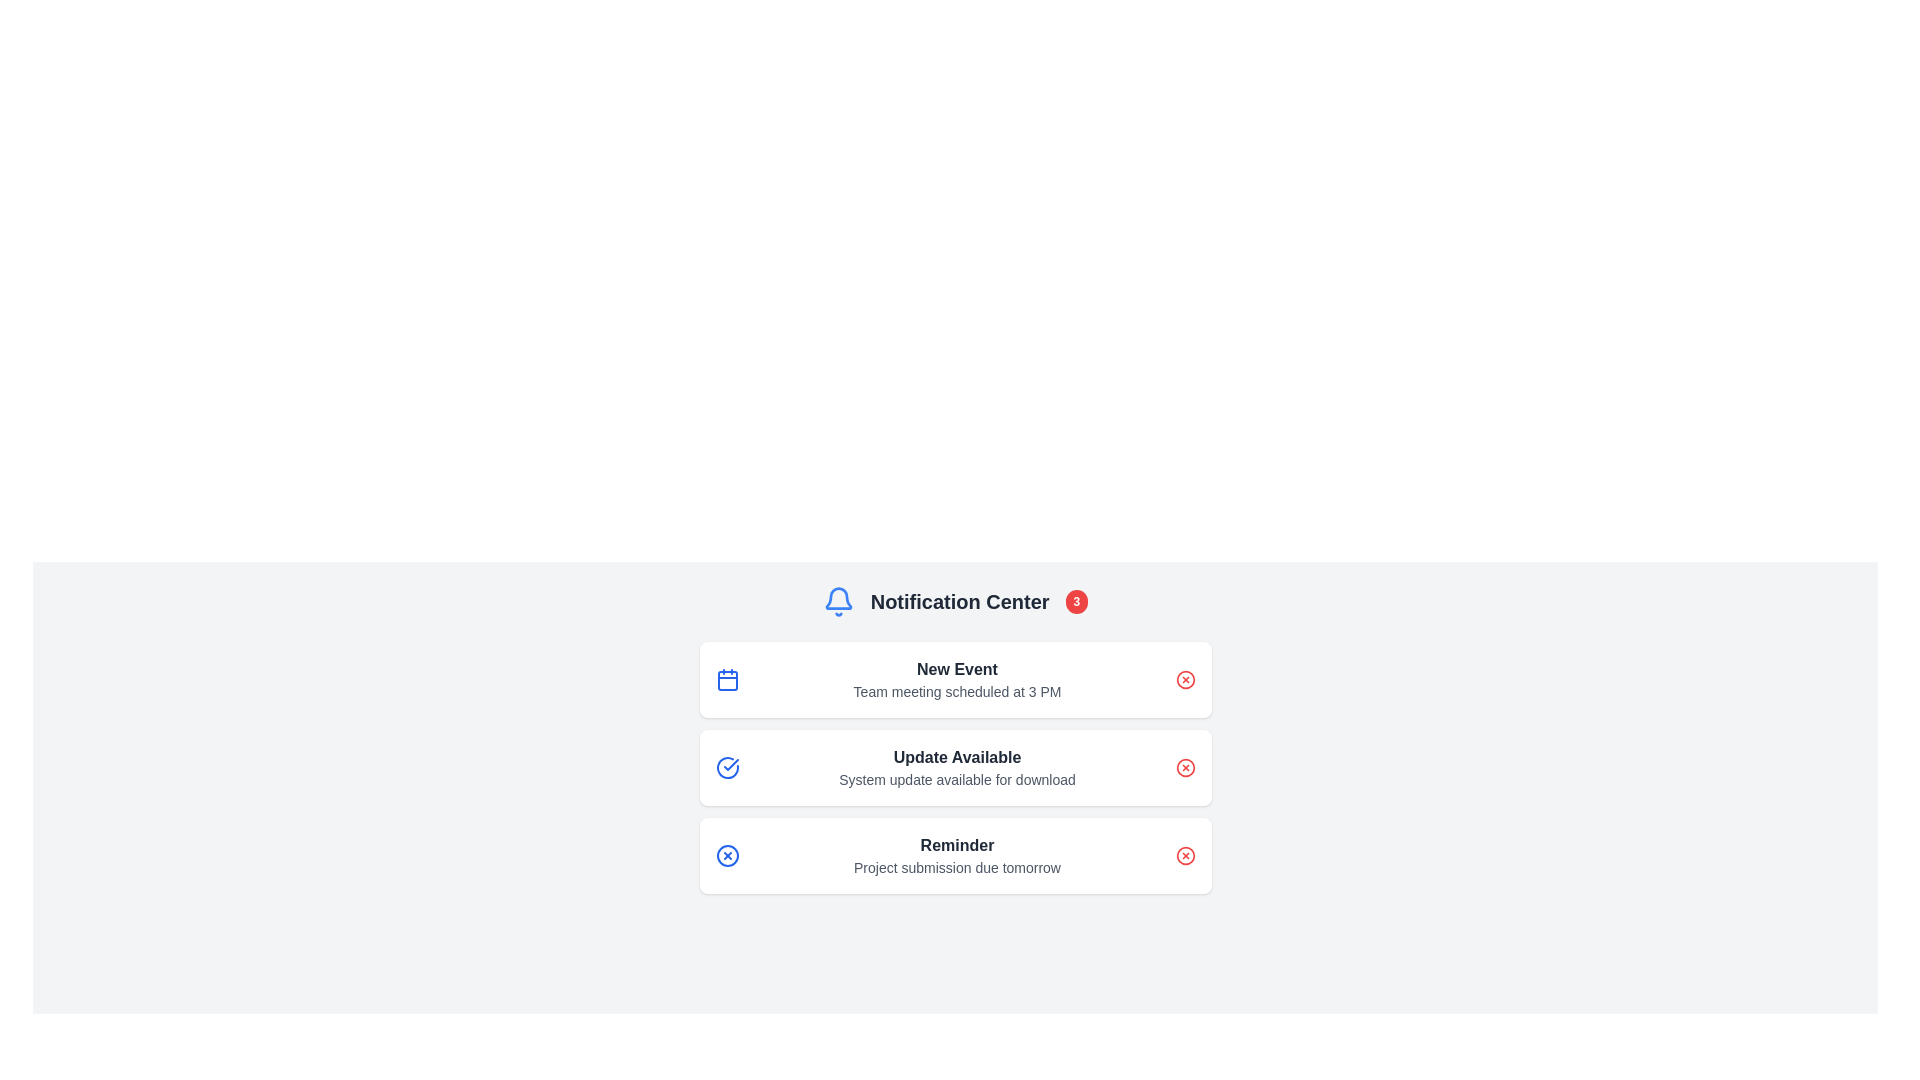 This screenshot has height=1080, width=1920. What do you see at coordinates (838, 600) in the screenshot?
I see `the blue bell icon in the Notification Center section, which symbolizes notifications and is located at the leftmost side of the header, by clicking on it` at bounding box center [838, 600].